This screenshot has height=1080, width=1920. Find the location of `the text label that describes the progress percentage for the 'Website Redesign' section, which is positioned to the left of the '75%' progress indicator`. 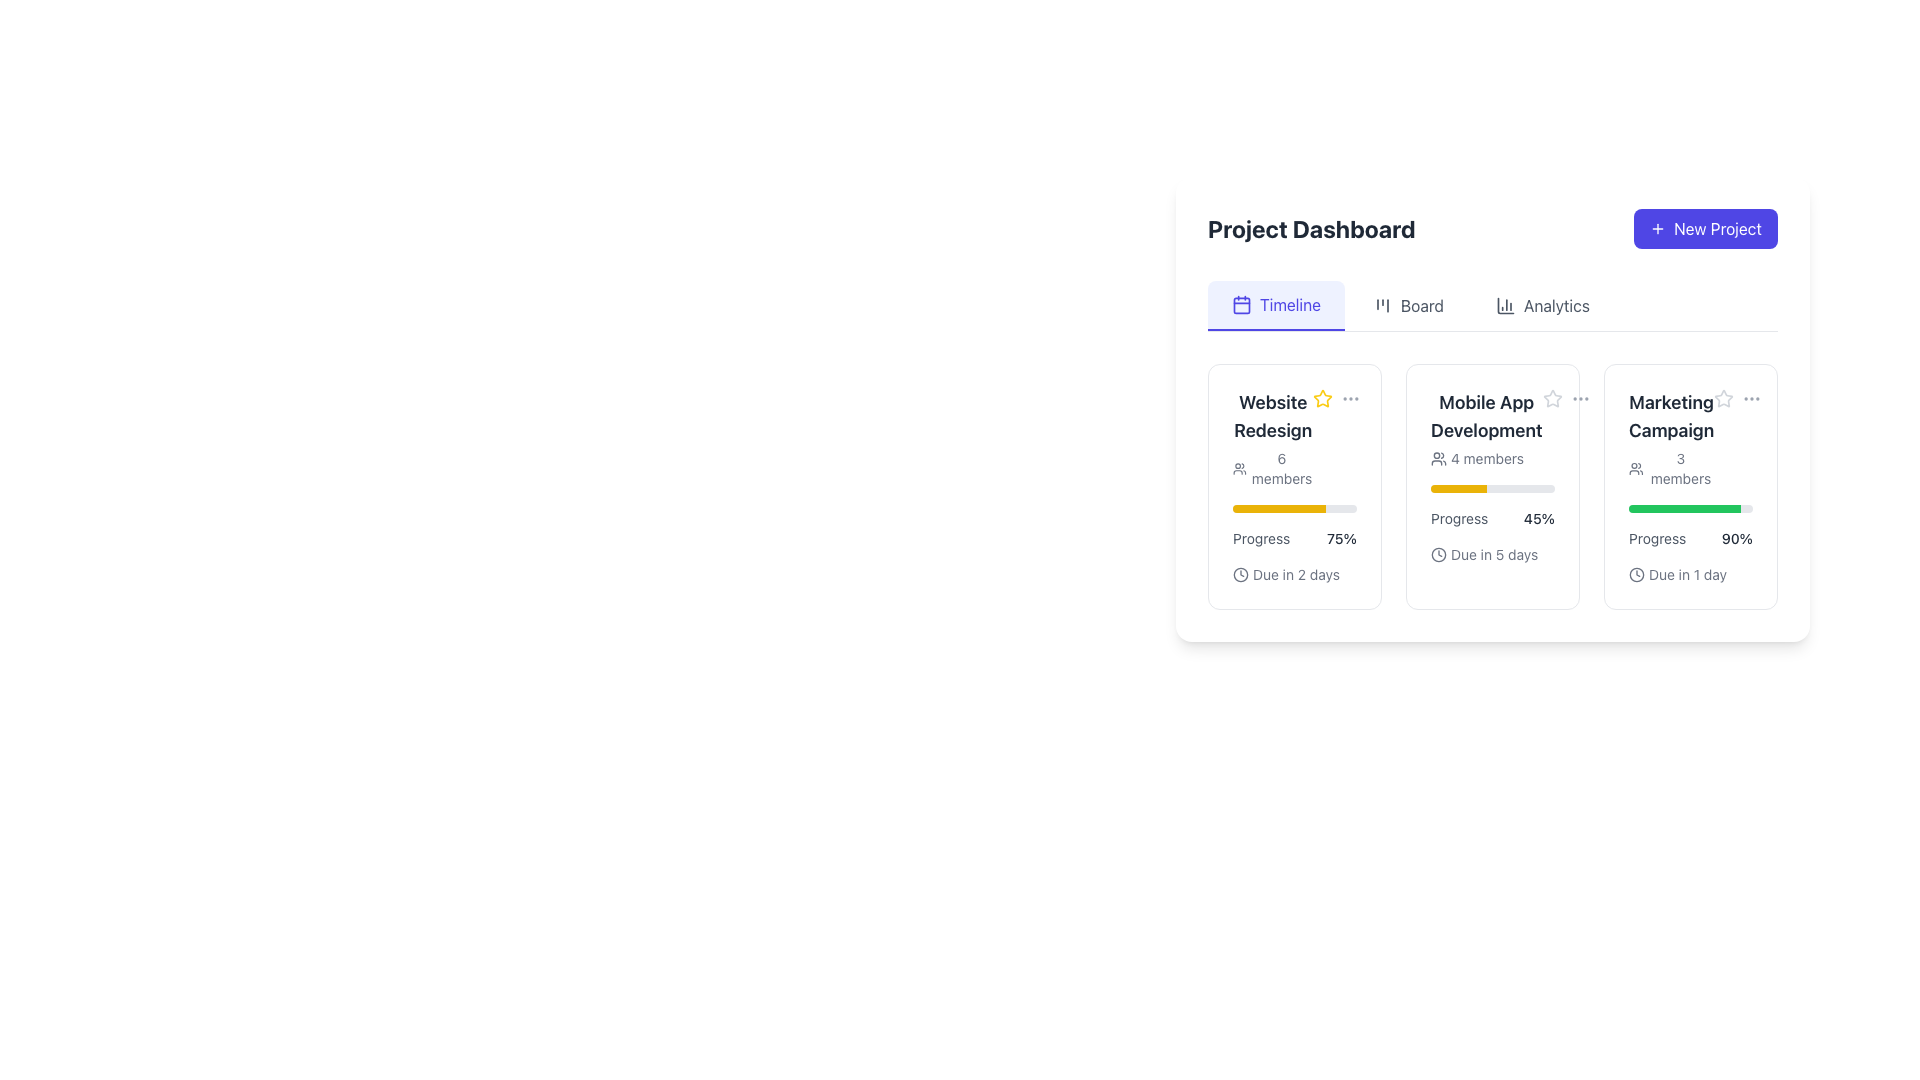

the text label that describes the progress percentage for the 'Website Redesign' section, which is positioned to the left of the '75%' progress indicator is located at coordinates (1260, 538).